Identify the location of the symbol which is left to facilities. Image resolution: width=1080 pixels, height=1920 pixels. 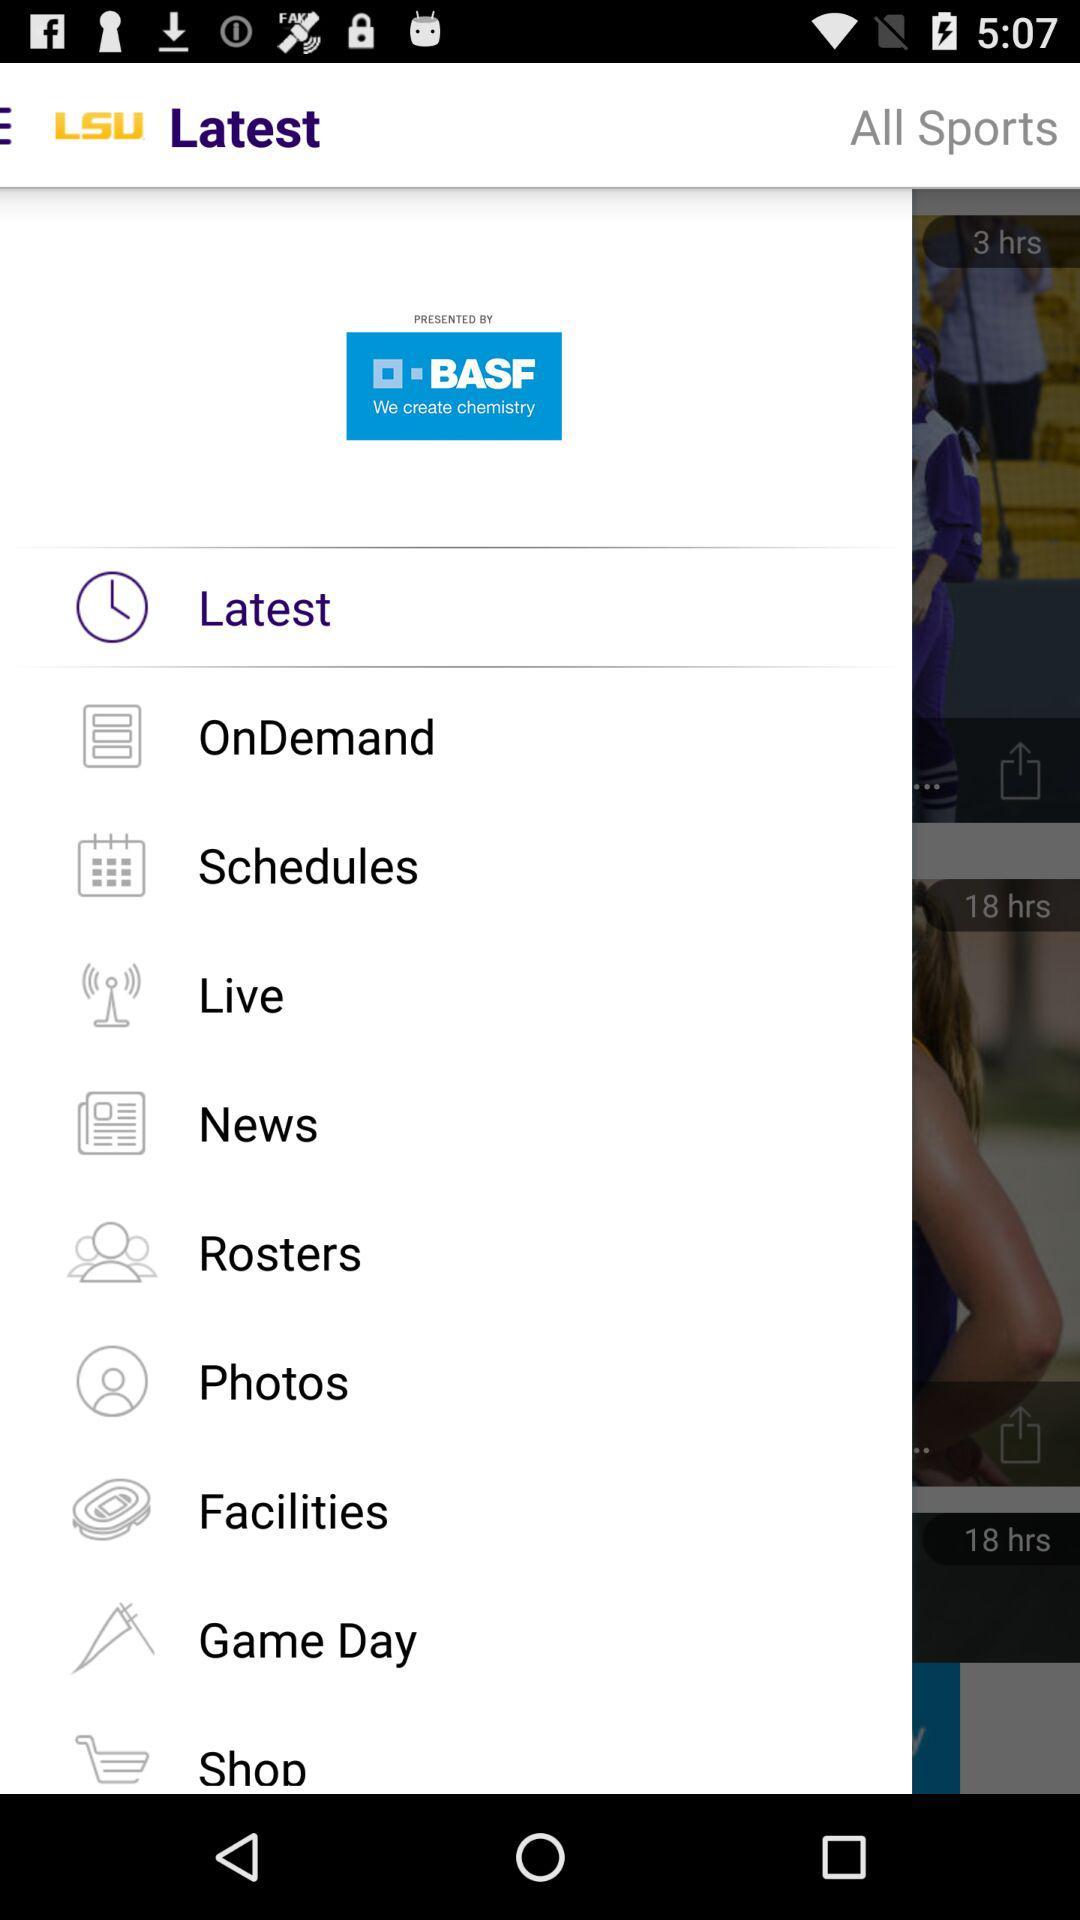
(111, 1510).